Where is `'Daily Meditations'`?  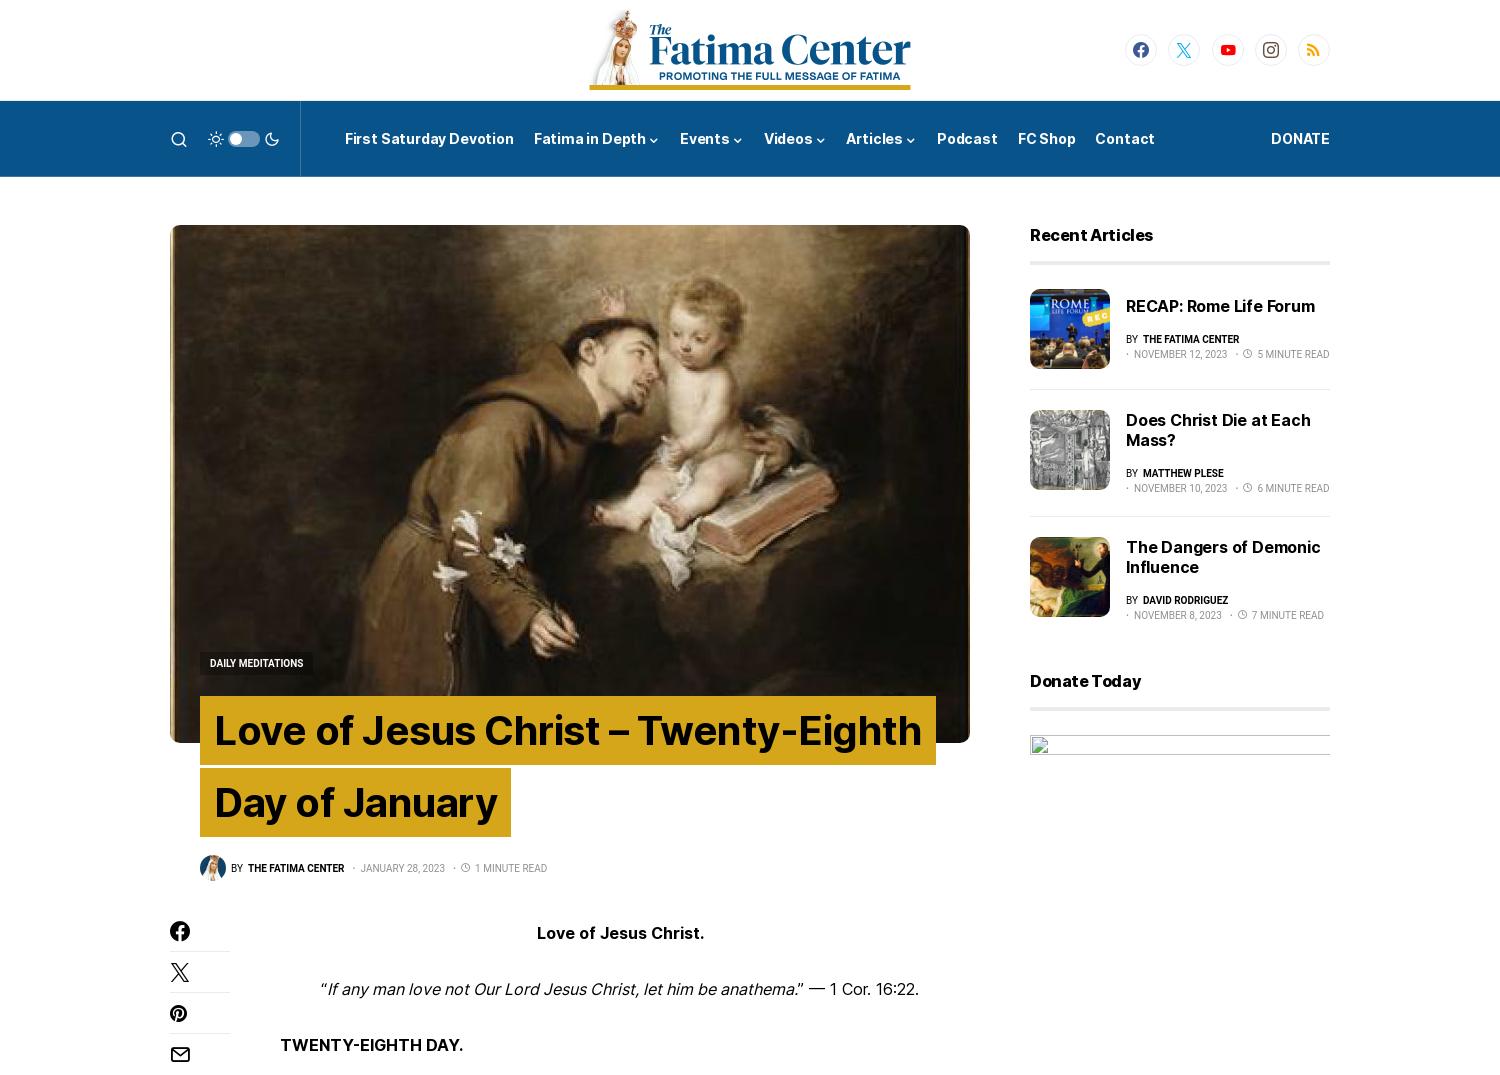 'Daily Meditations' is located at coordinates (256, 663).